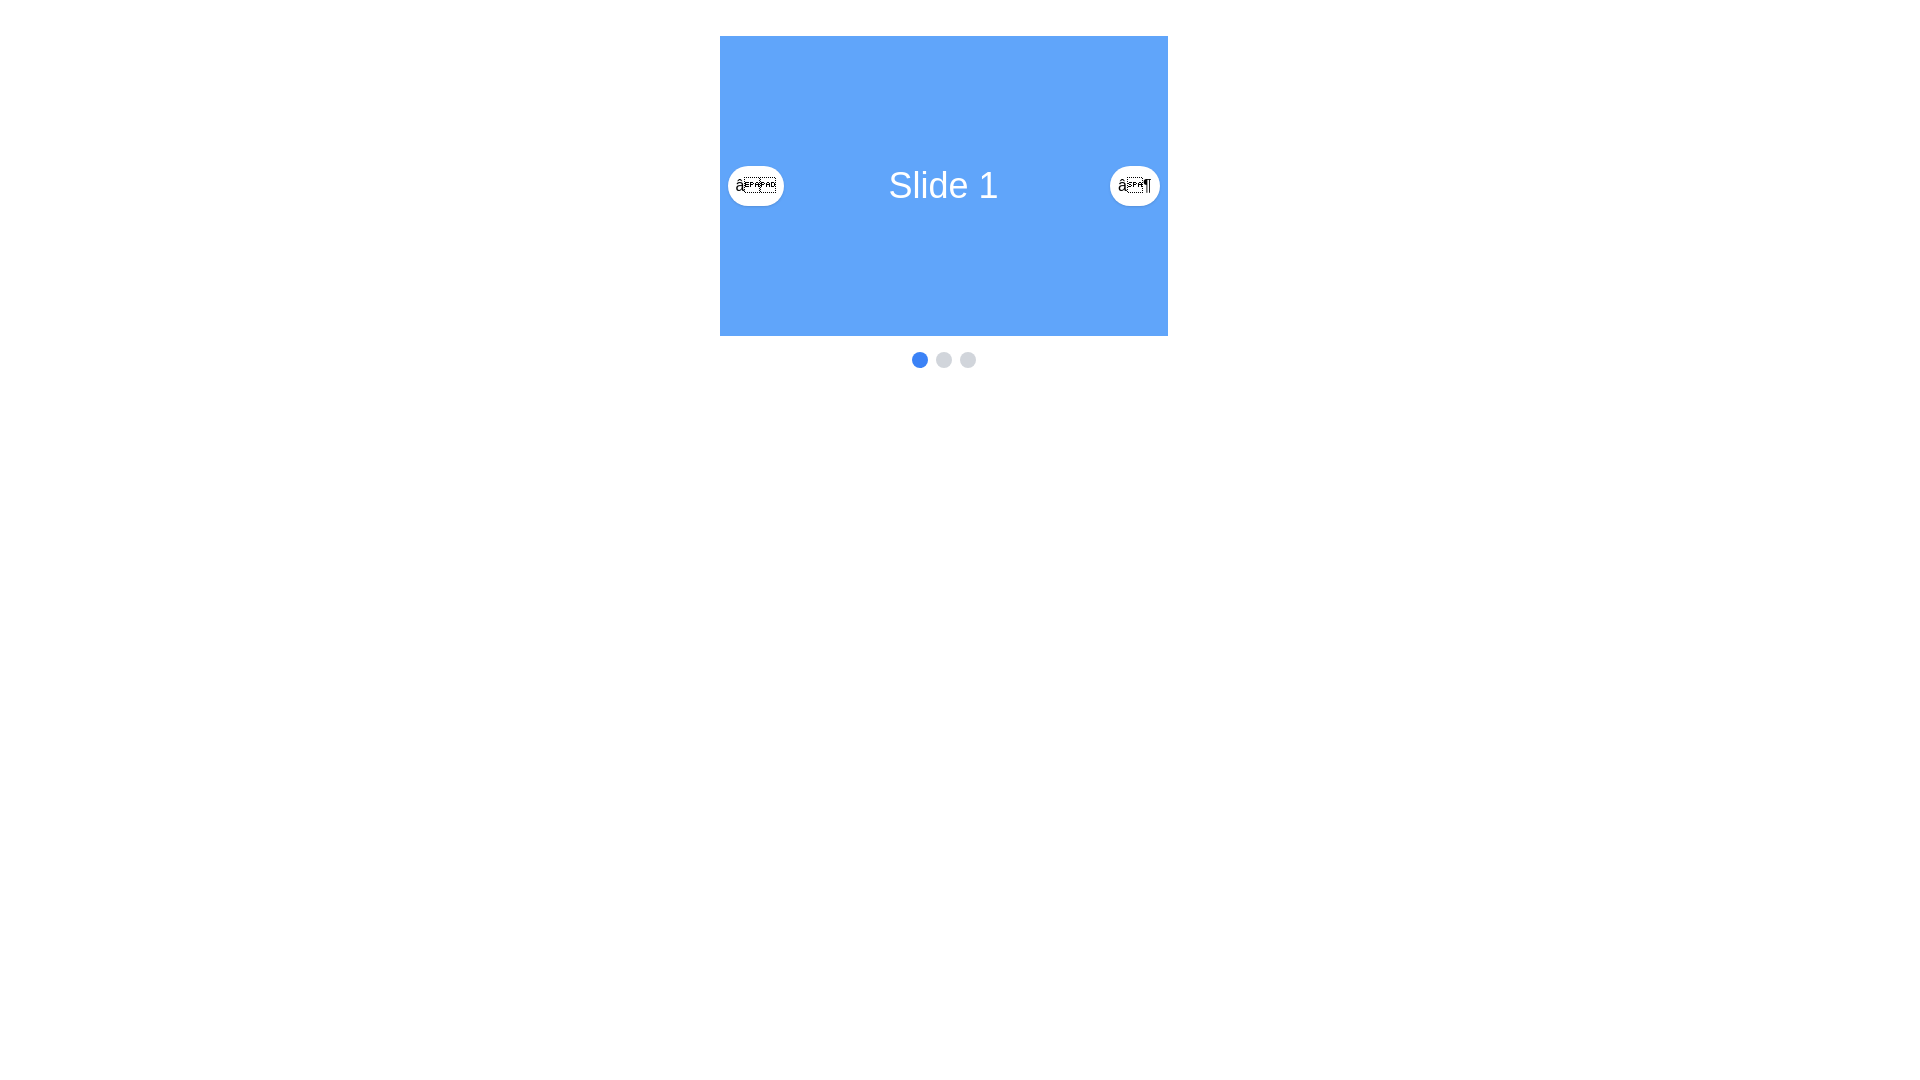 The height and width of the screenshot is (1080, 1920). I want to click on the navigation indicator element located at the bottom-center of the carousel interface, so click(942, 358).